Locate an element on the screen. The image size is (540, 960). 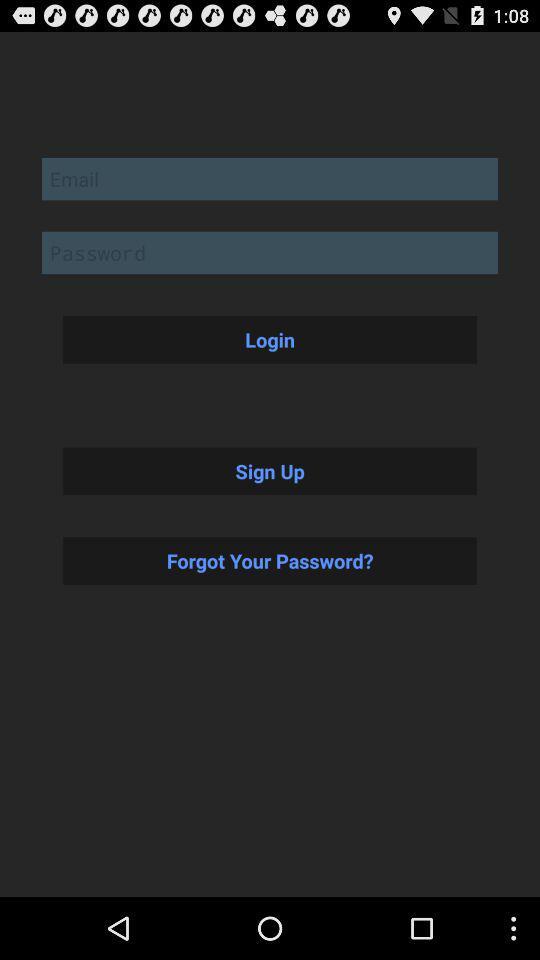
the forgot your password? icon is located at coordinates (270, 560).